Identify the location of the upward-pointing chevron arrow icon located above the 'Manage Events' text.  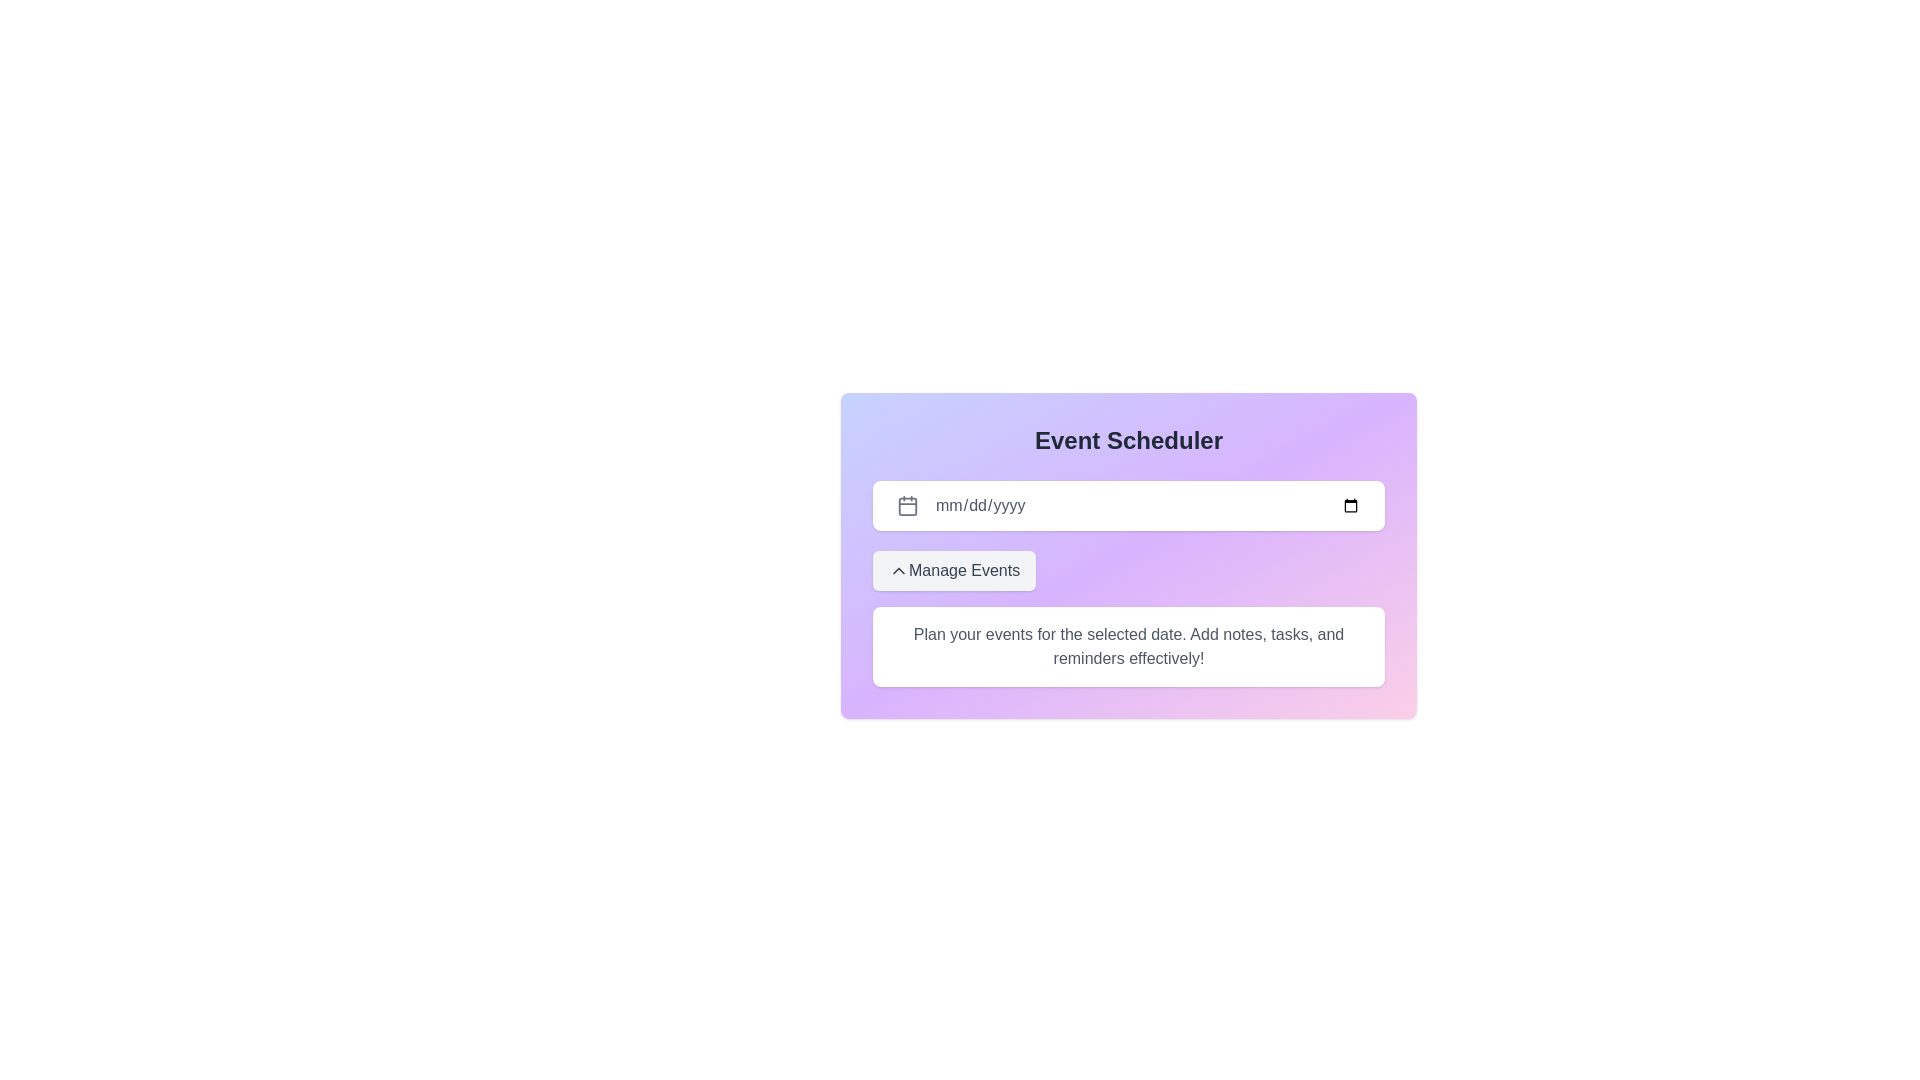
(897, 570).